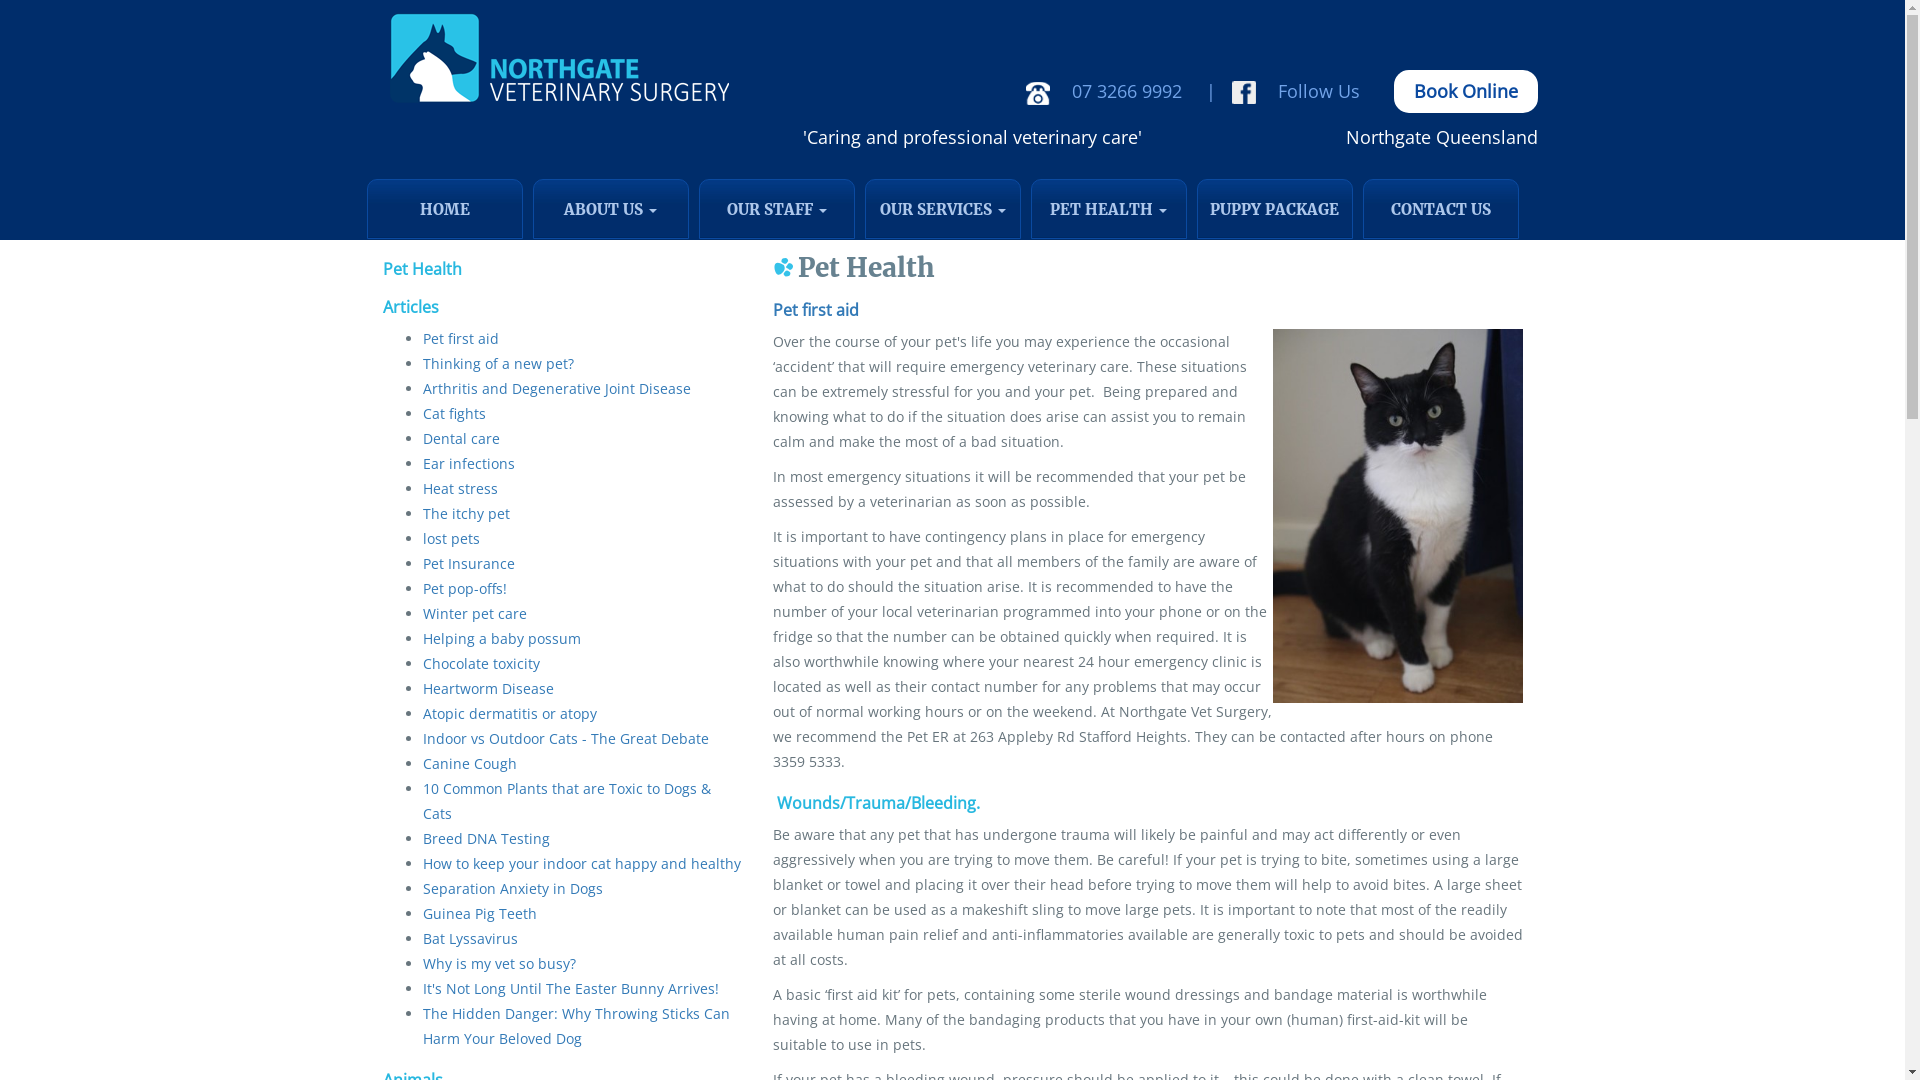  What do you see at coordinates (556, 58) in the screenshot?
I see `'Northgate Veterinary Surgery Logo'` at bounding box center [556, 58].